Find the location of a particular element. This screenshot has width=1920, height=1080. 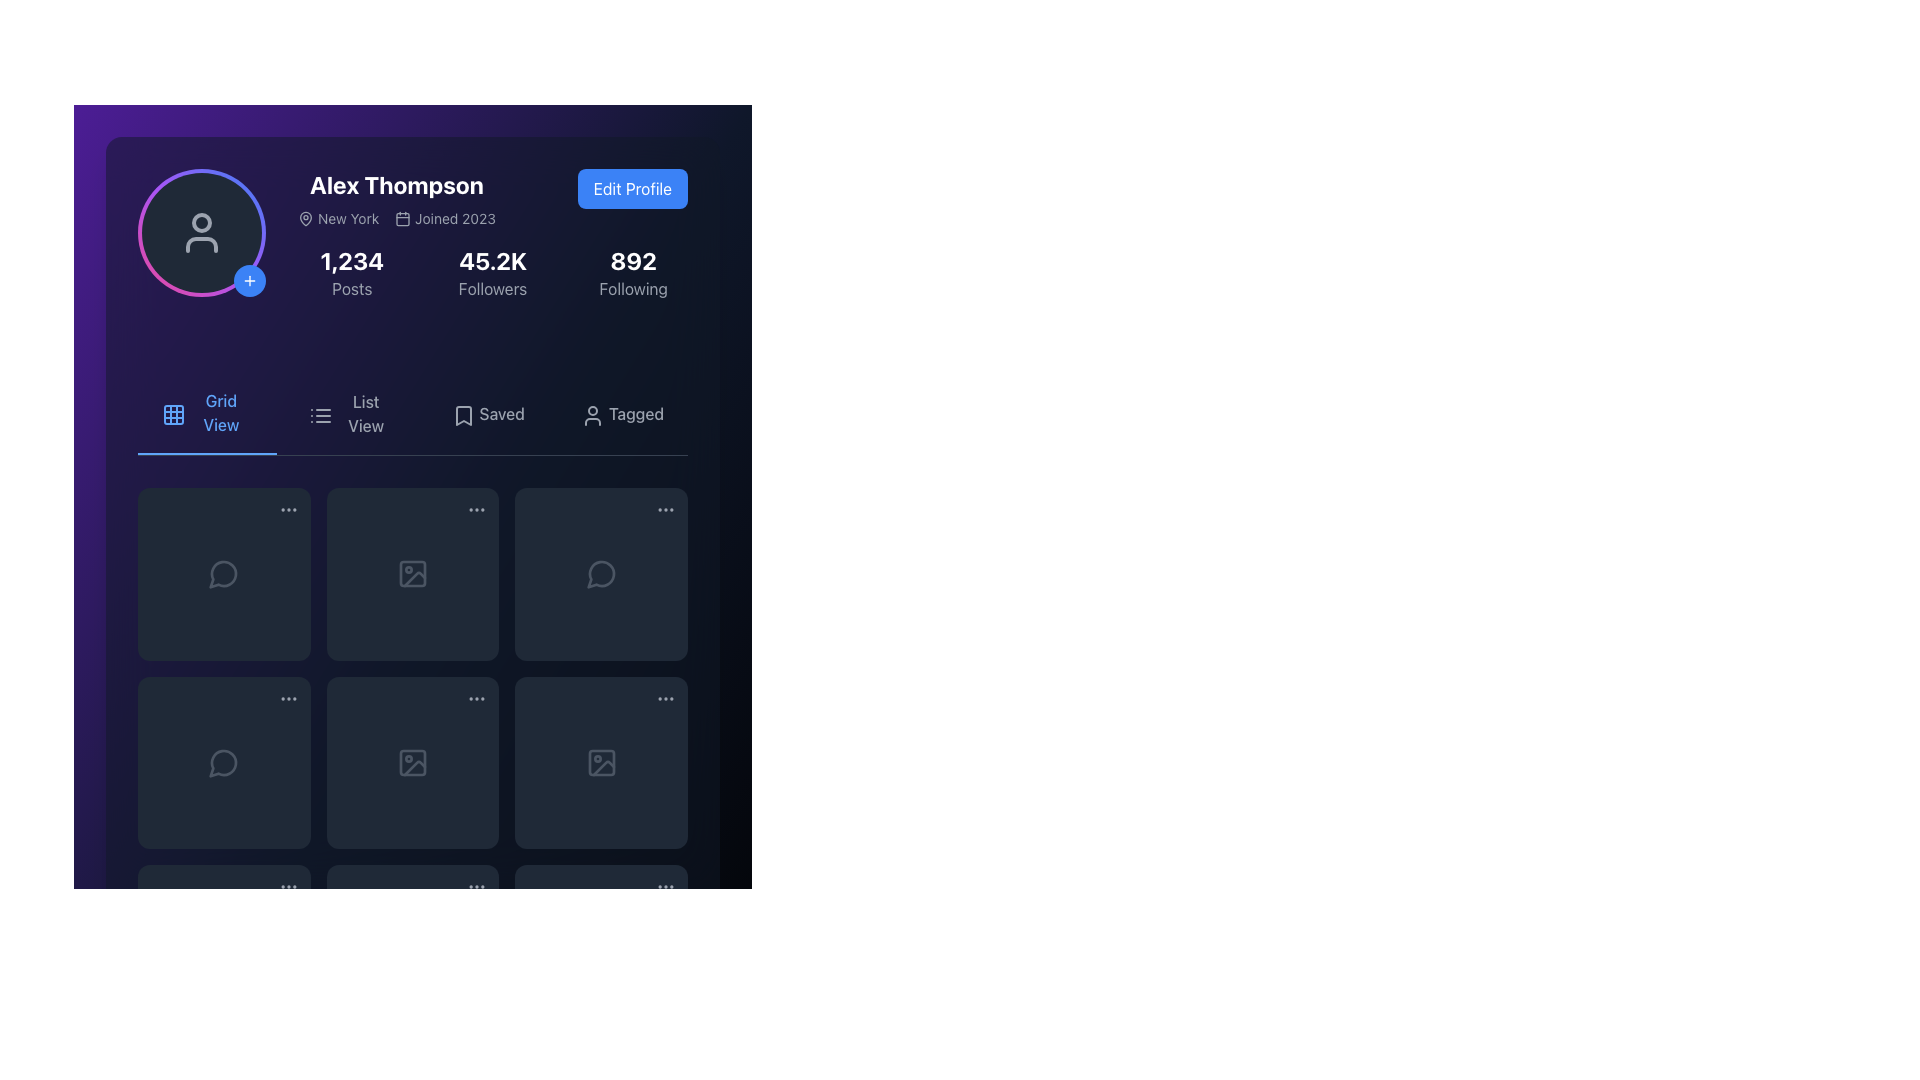

the speech bubble icon in the second row, first column of the grid is located at coordinates (224, 763).